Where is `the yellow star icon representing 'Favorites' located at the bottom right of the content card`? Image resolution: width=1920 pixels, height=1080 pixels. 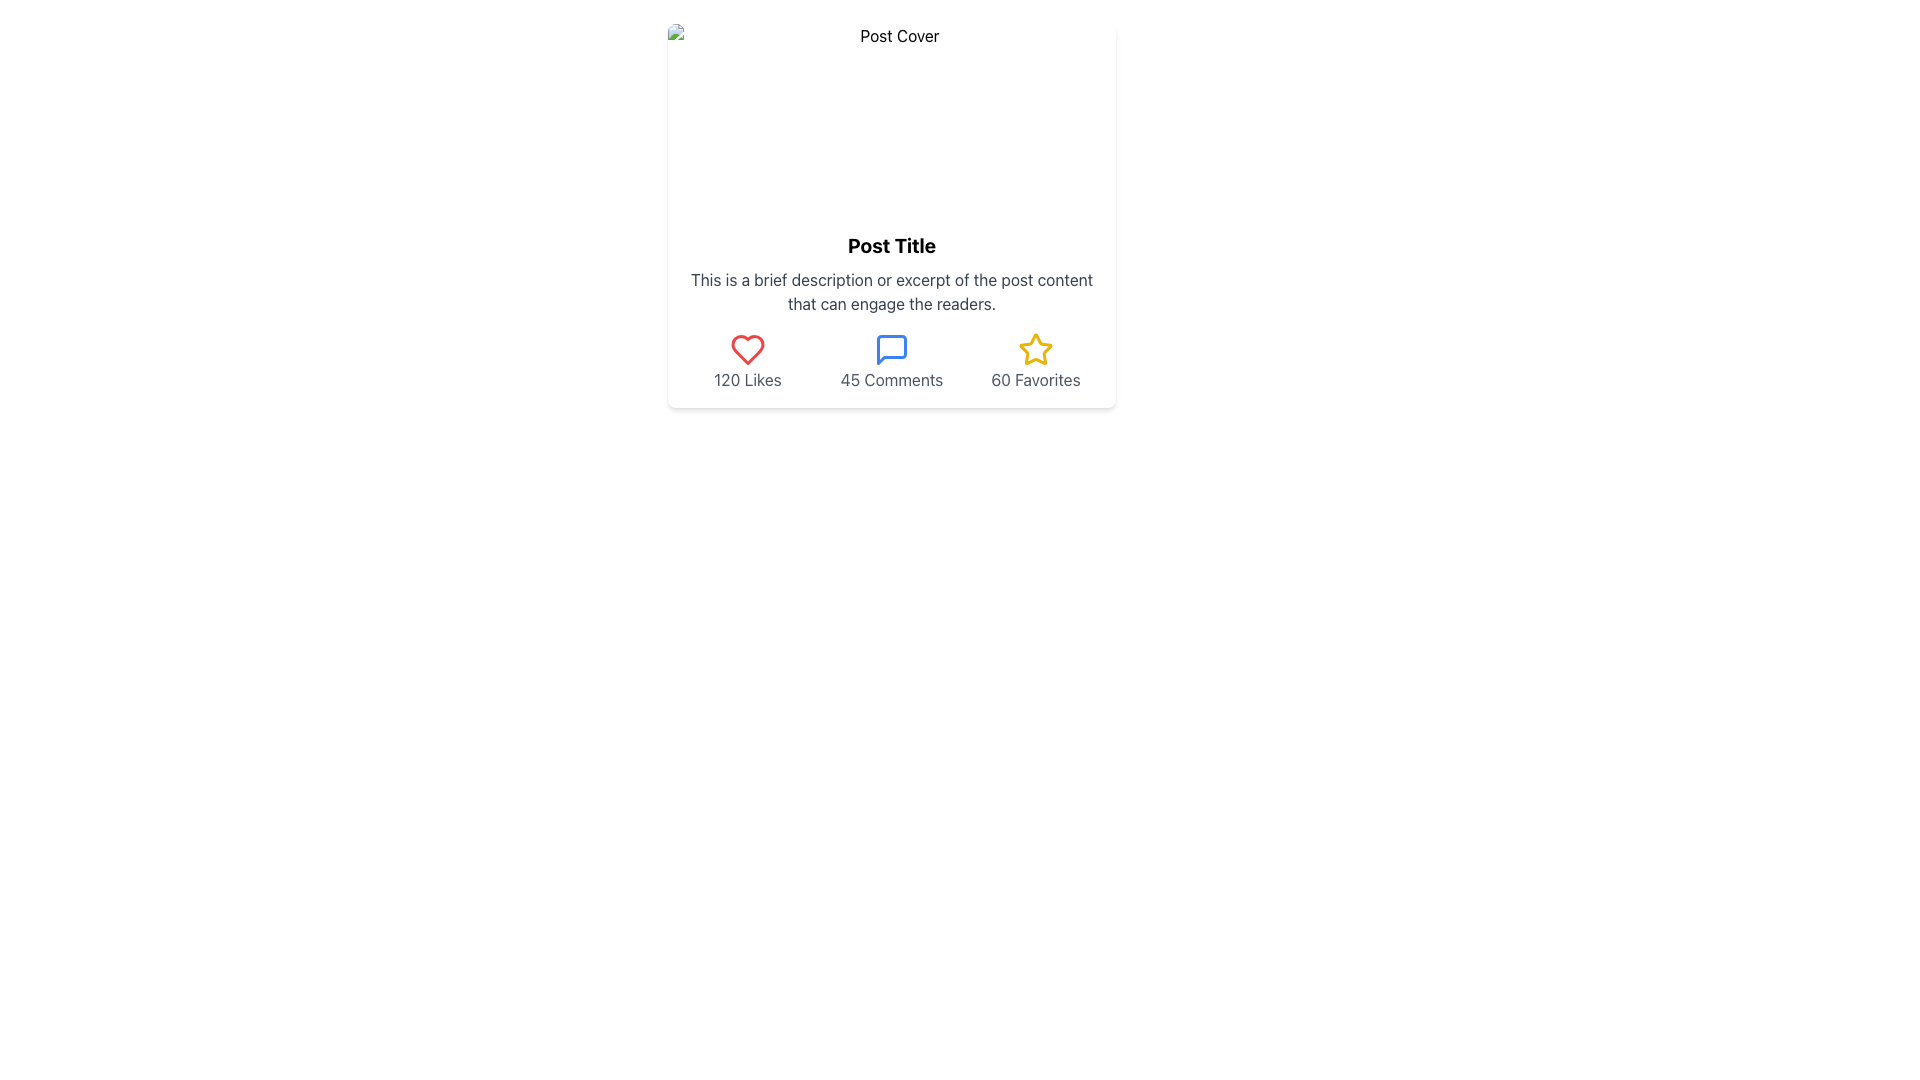 the yellow star icon representing 'Favorites' located at the bottom right of the content card is located at coordinates (1036, 348).